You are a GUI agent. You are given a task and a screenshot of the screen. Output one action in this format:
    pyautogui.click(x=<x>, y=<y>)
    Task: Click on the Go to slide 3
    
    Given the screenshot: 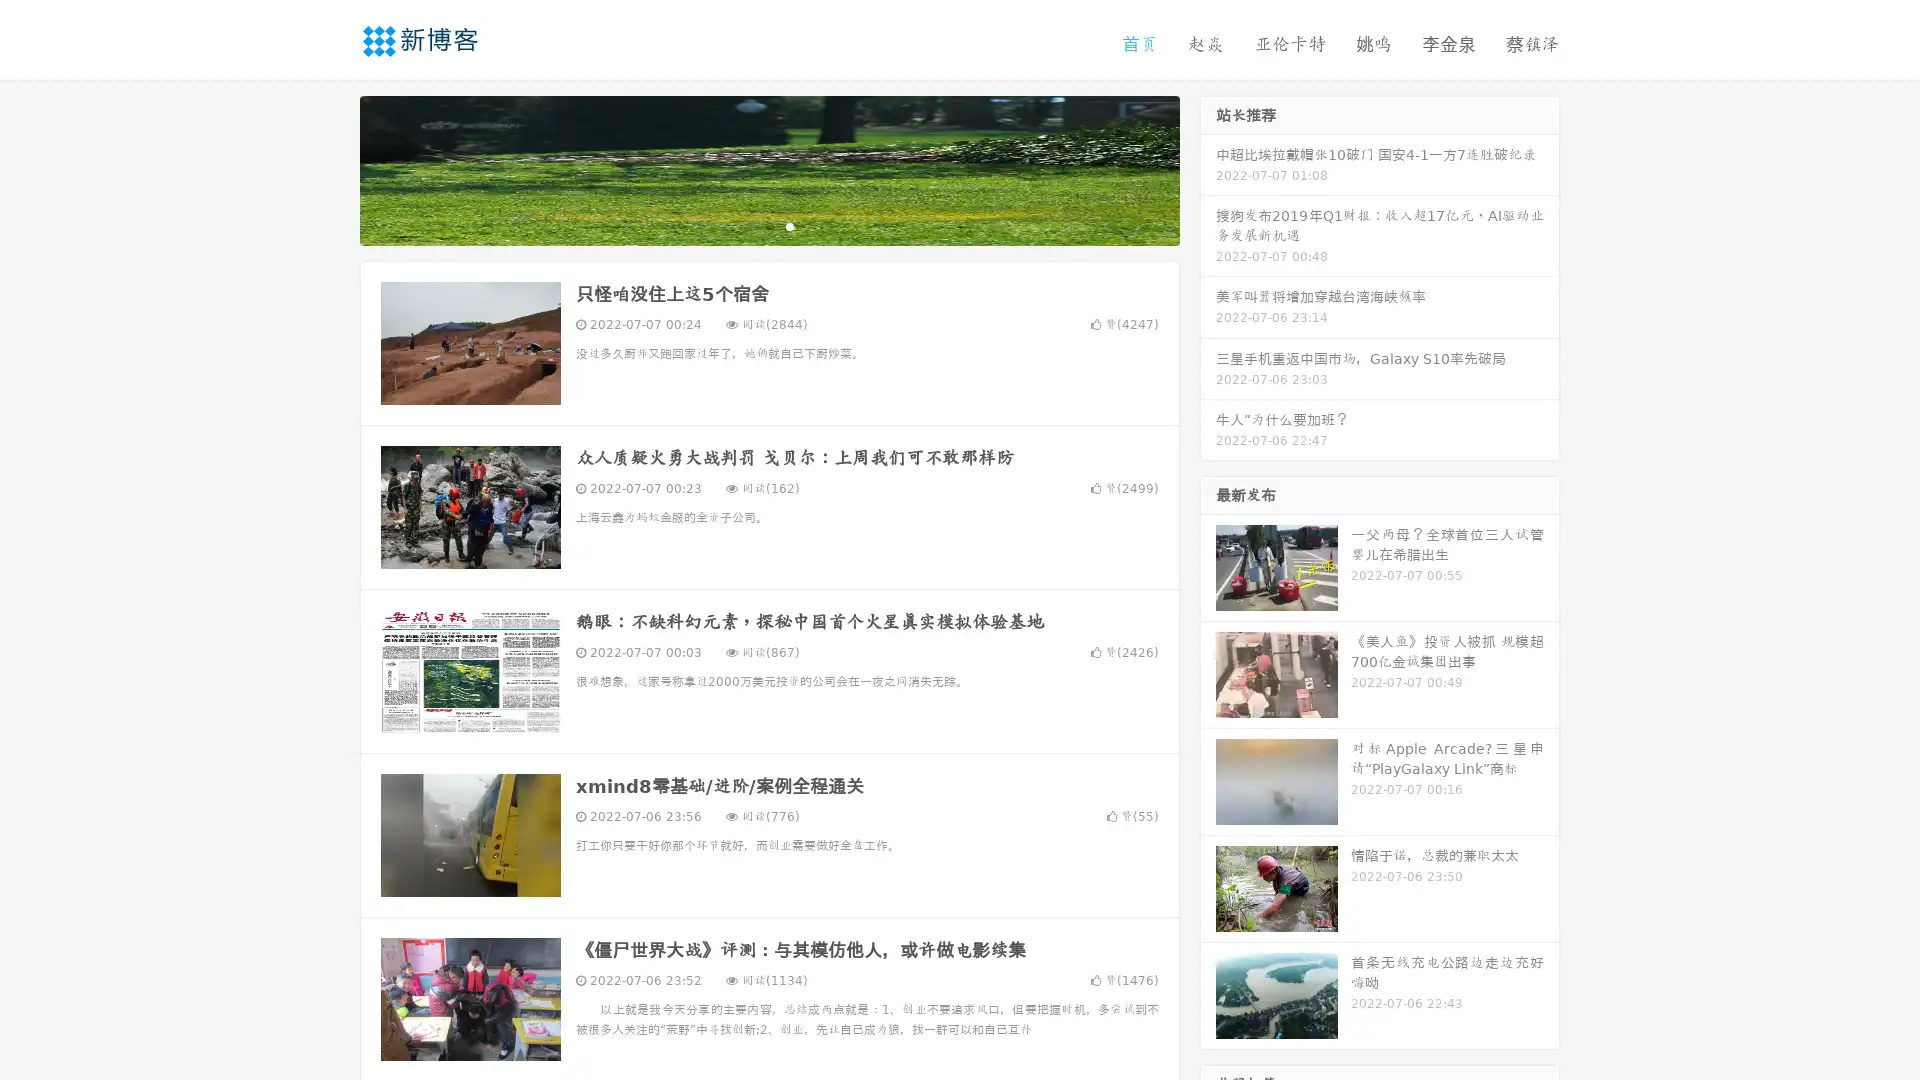 What is the action you would take?
    pyautogui.click(x=789, y=225)
    